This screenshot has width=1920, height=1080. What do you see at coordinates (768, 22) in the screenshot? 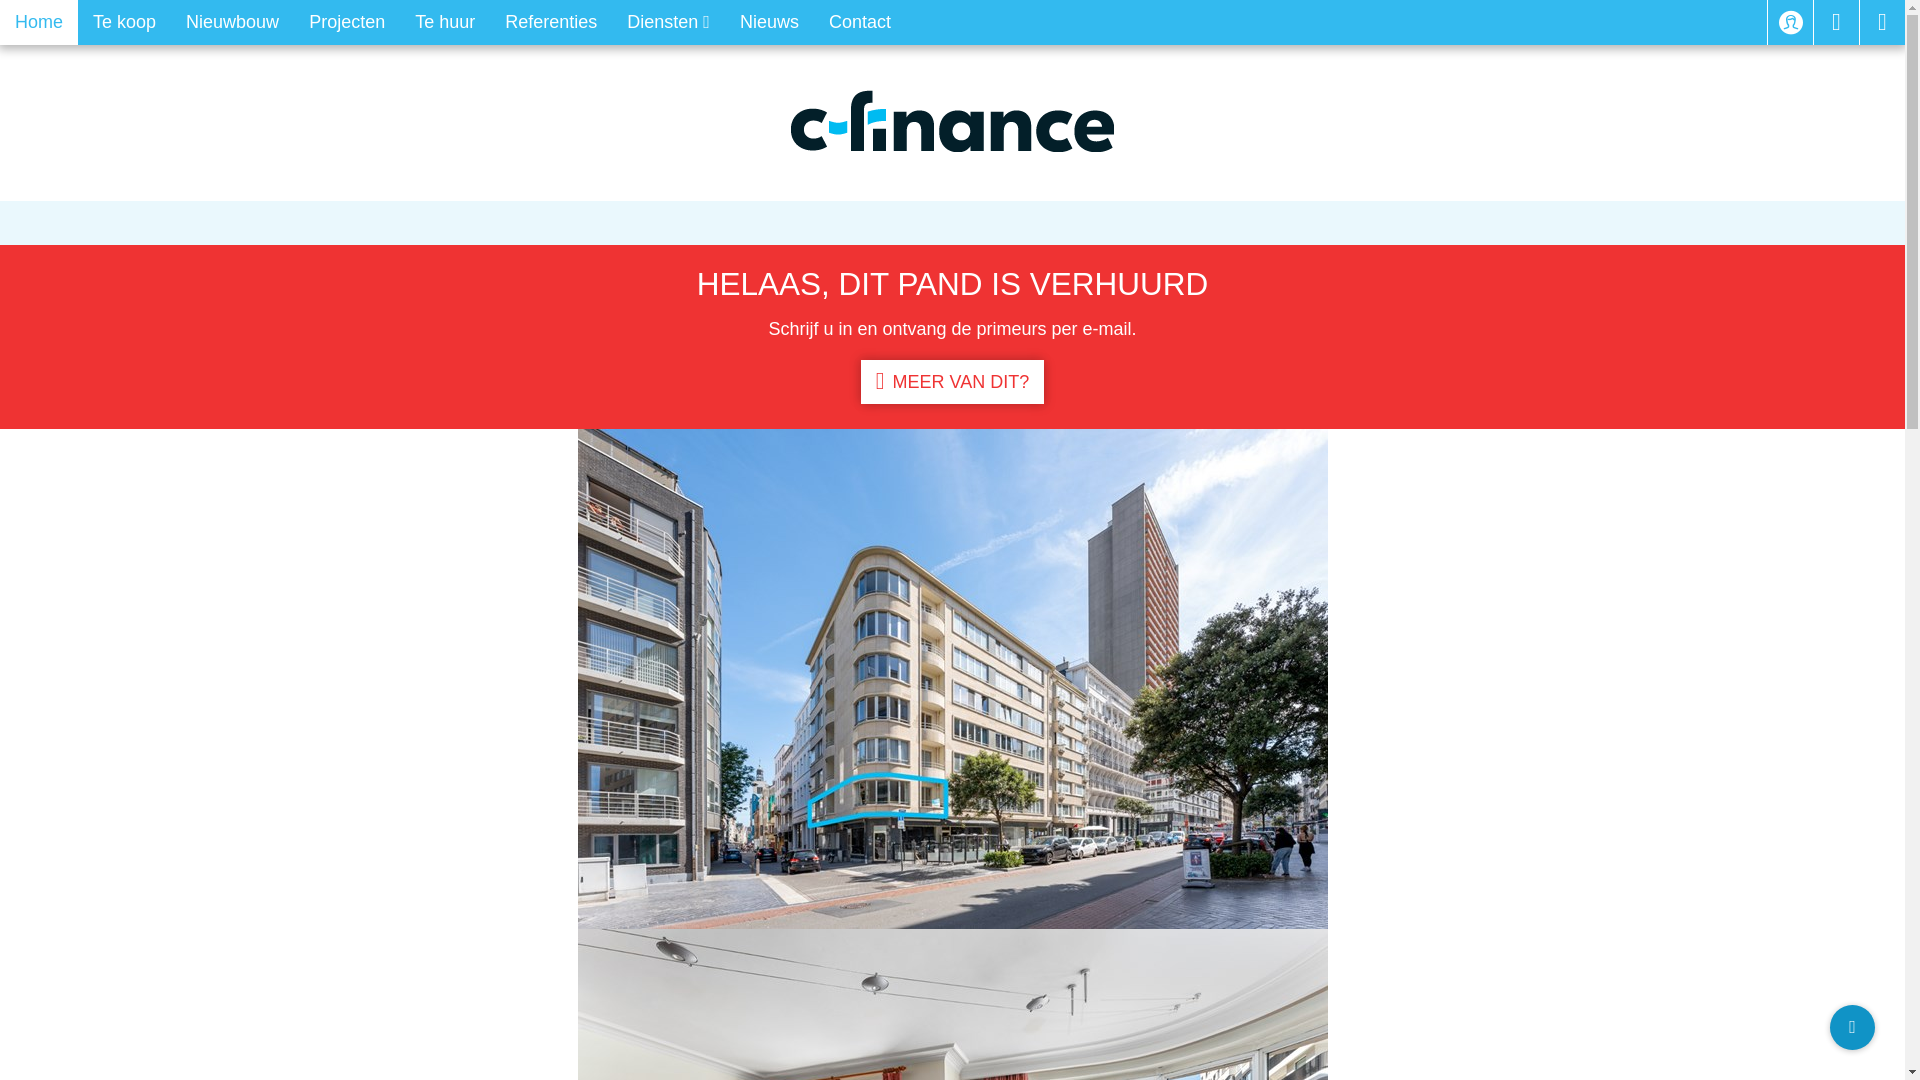
I see `'Nieuws'` at bounding box center [768, 22].